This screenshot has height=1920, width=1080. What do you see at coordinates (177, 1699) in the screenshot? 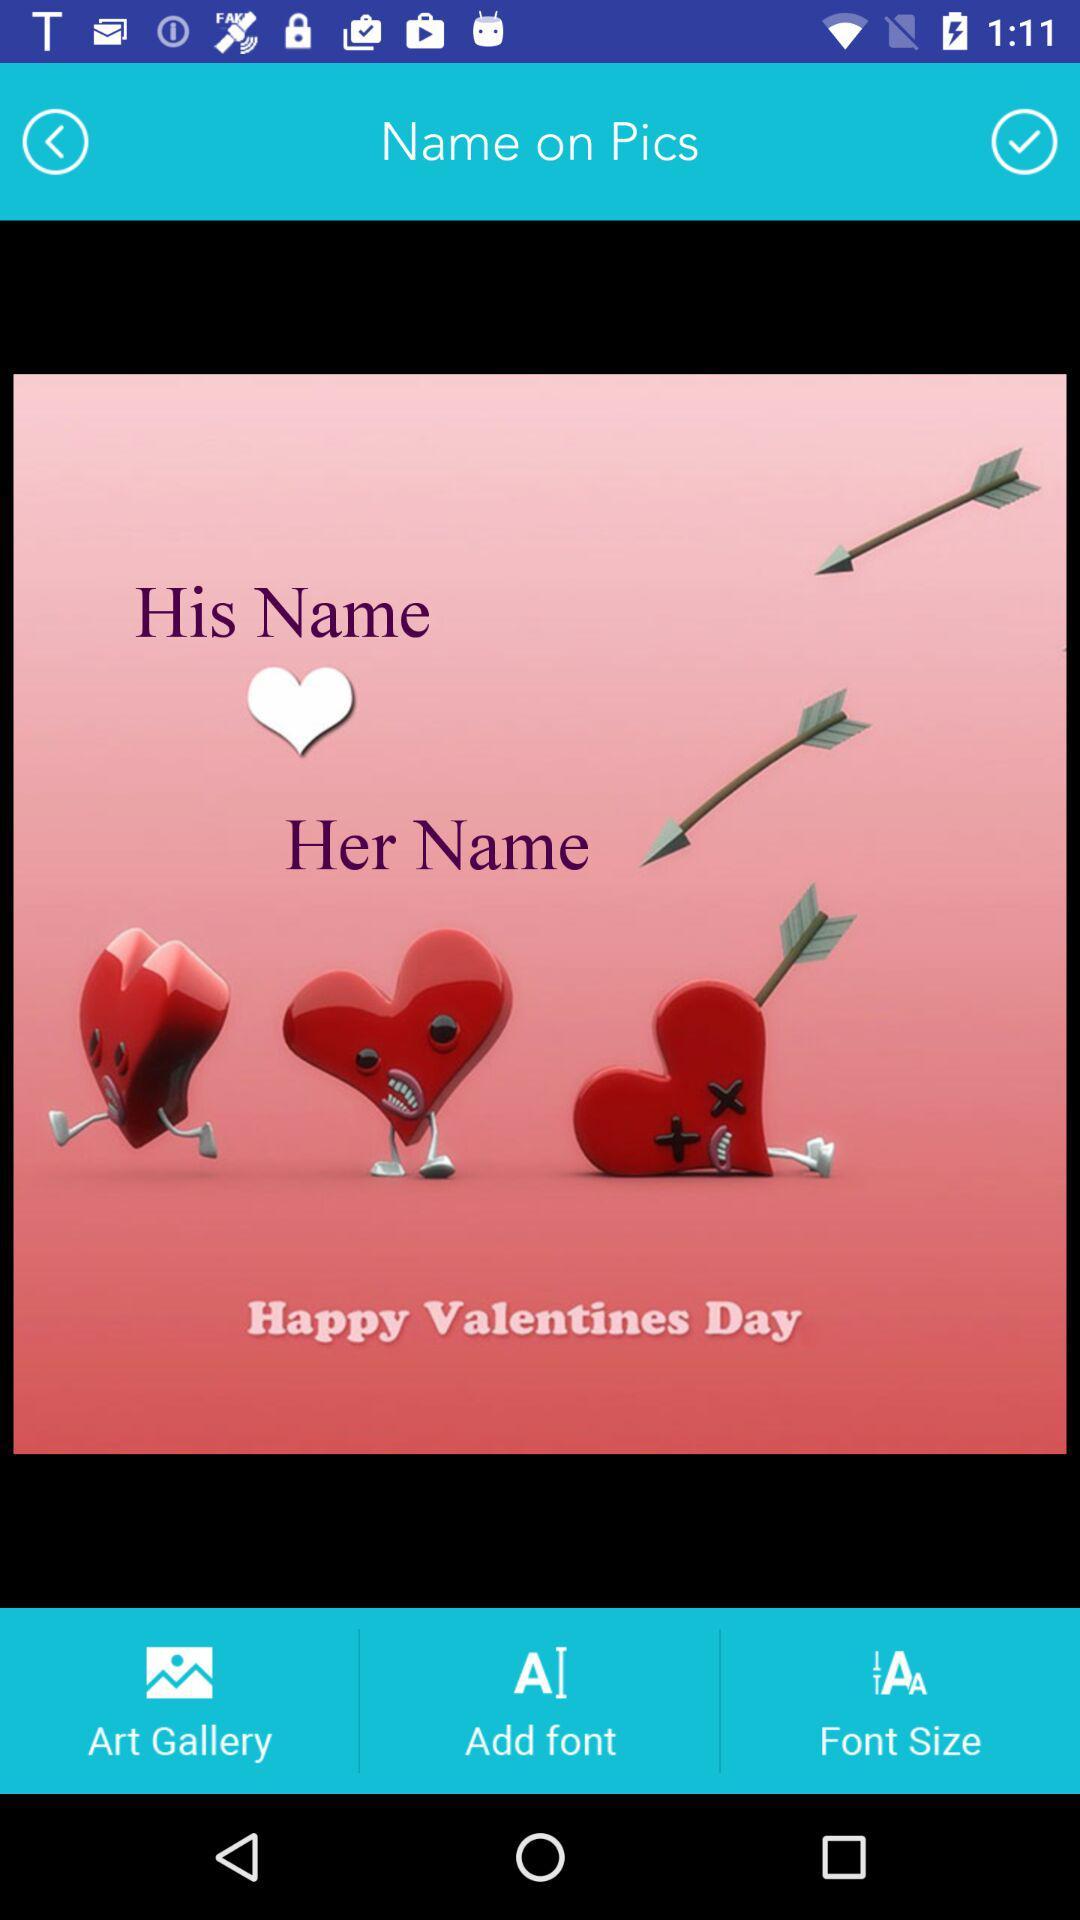
I see `art gallery option` at bounding box center [177, 1699].